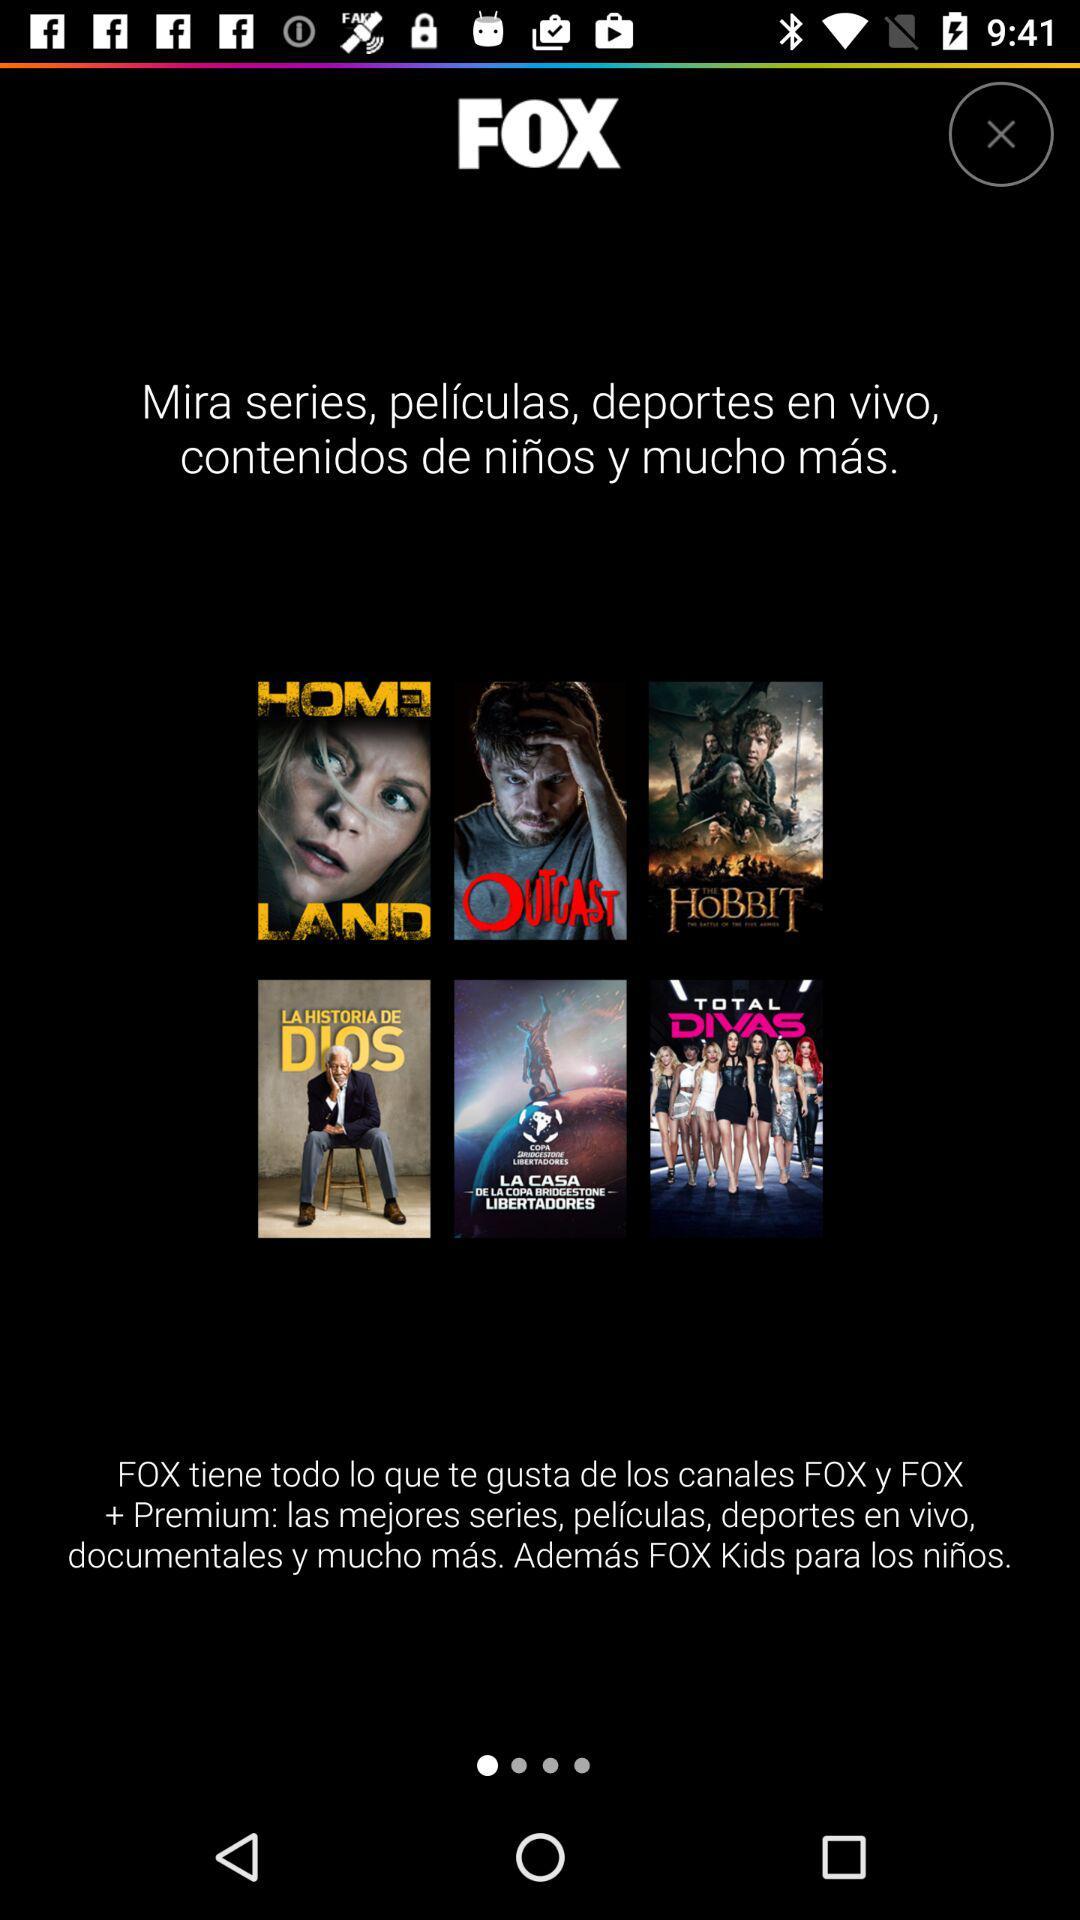 This screenshot has width=1080, height=1920. Describe the element at coordinates (538, 133) in the screenshot. I see `to go to fox homepage` at that location.